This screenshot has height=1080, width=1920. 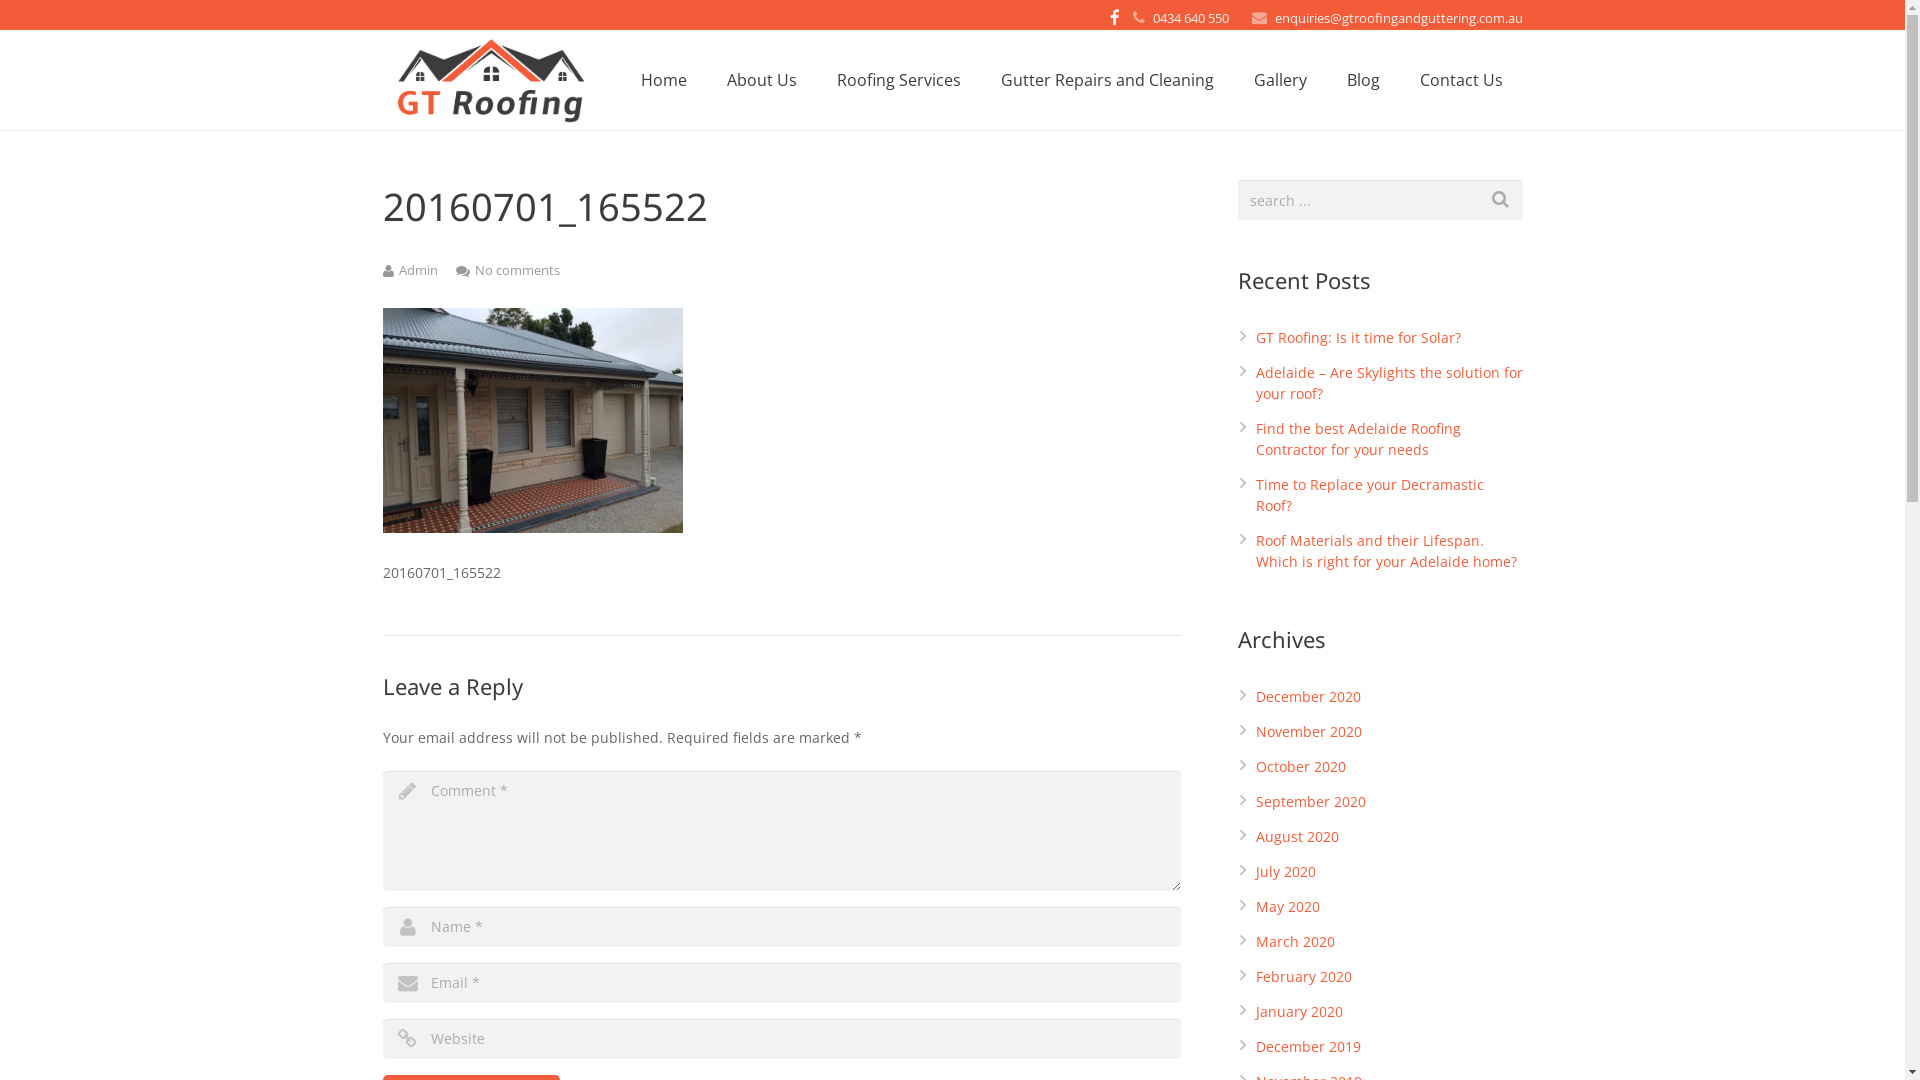 What do you see at coordinates (1295, 941) in the screenshot?
I see `'March 2020'` at bounding box center [1295, 941].